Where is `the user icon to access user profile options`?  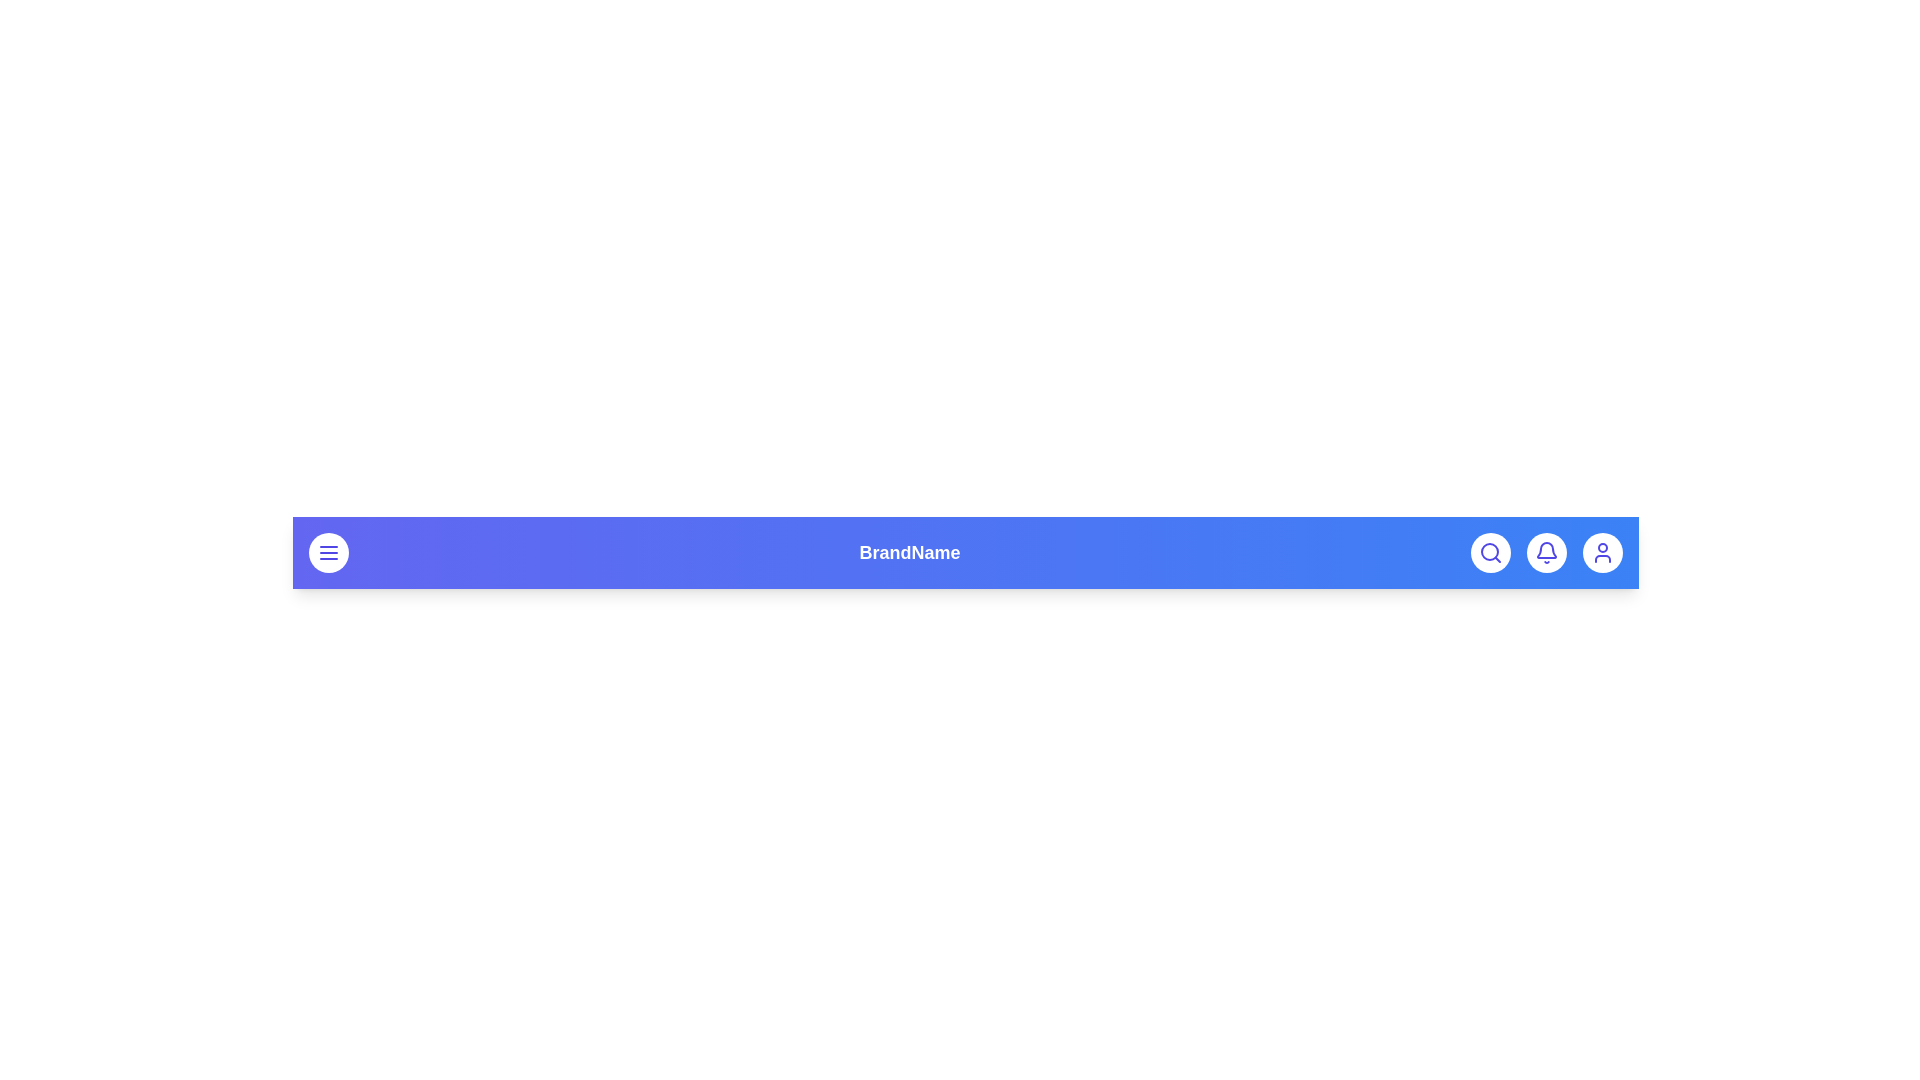 the user icon to access user profile options is located at coordinates (1603, 552).